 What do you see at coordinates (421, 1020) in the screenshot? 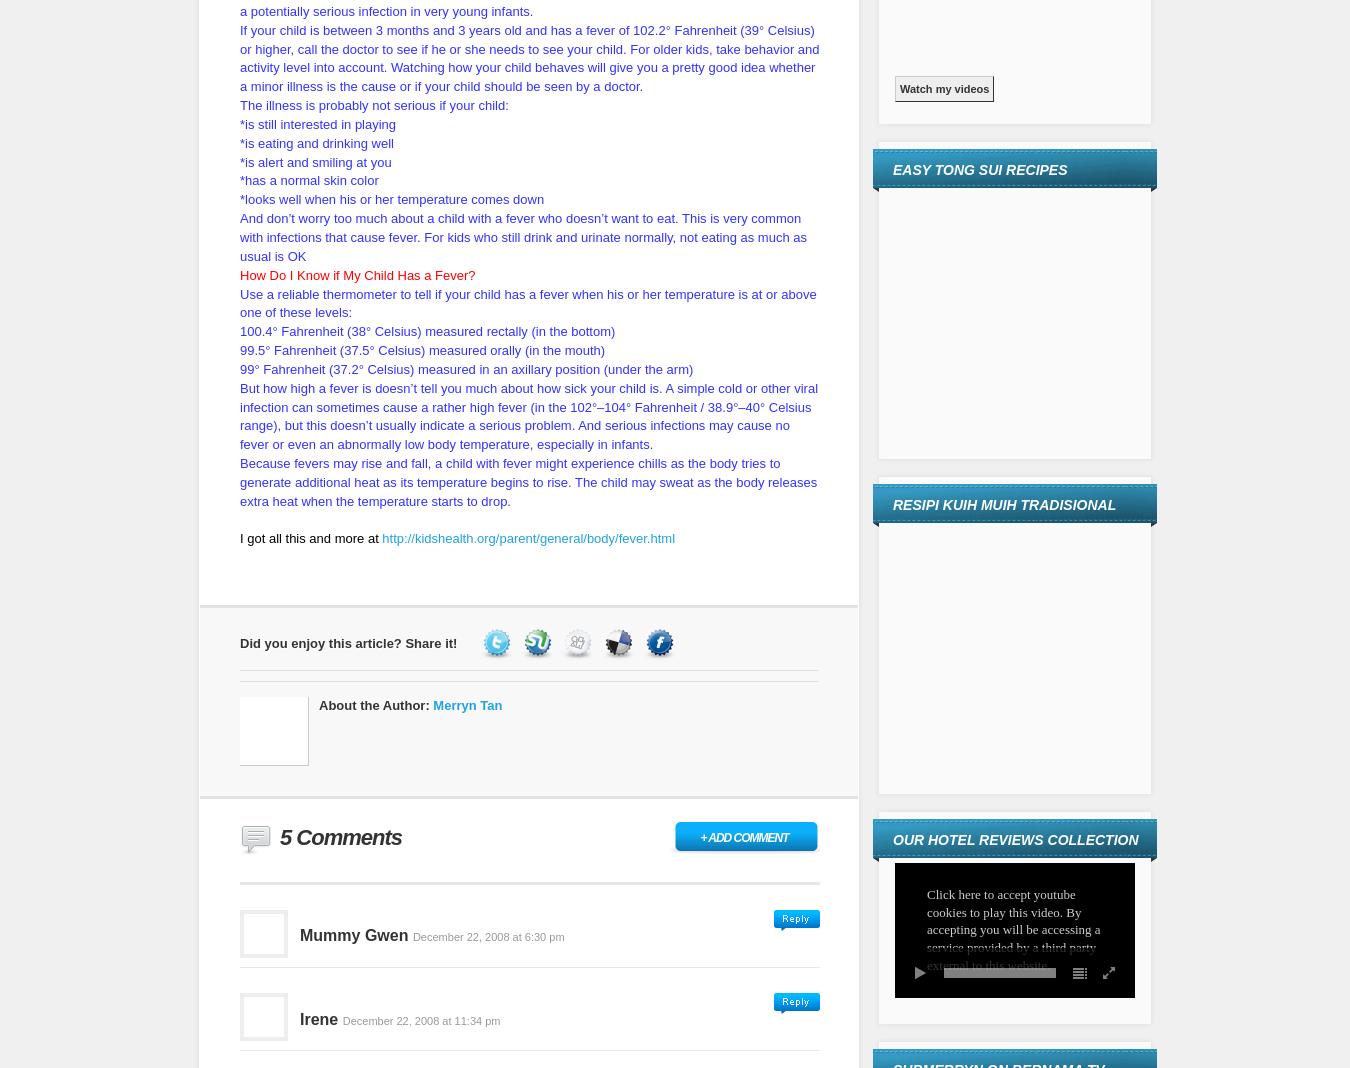
I see `'December 22, 2008 at 11:34 pm'` at bounding box center [421, 1020].